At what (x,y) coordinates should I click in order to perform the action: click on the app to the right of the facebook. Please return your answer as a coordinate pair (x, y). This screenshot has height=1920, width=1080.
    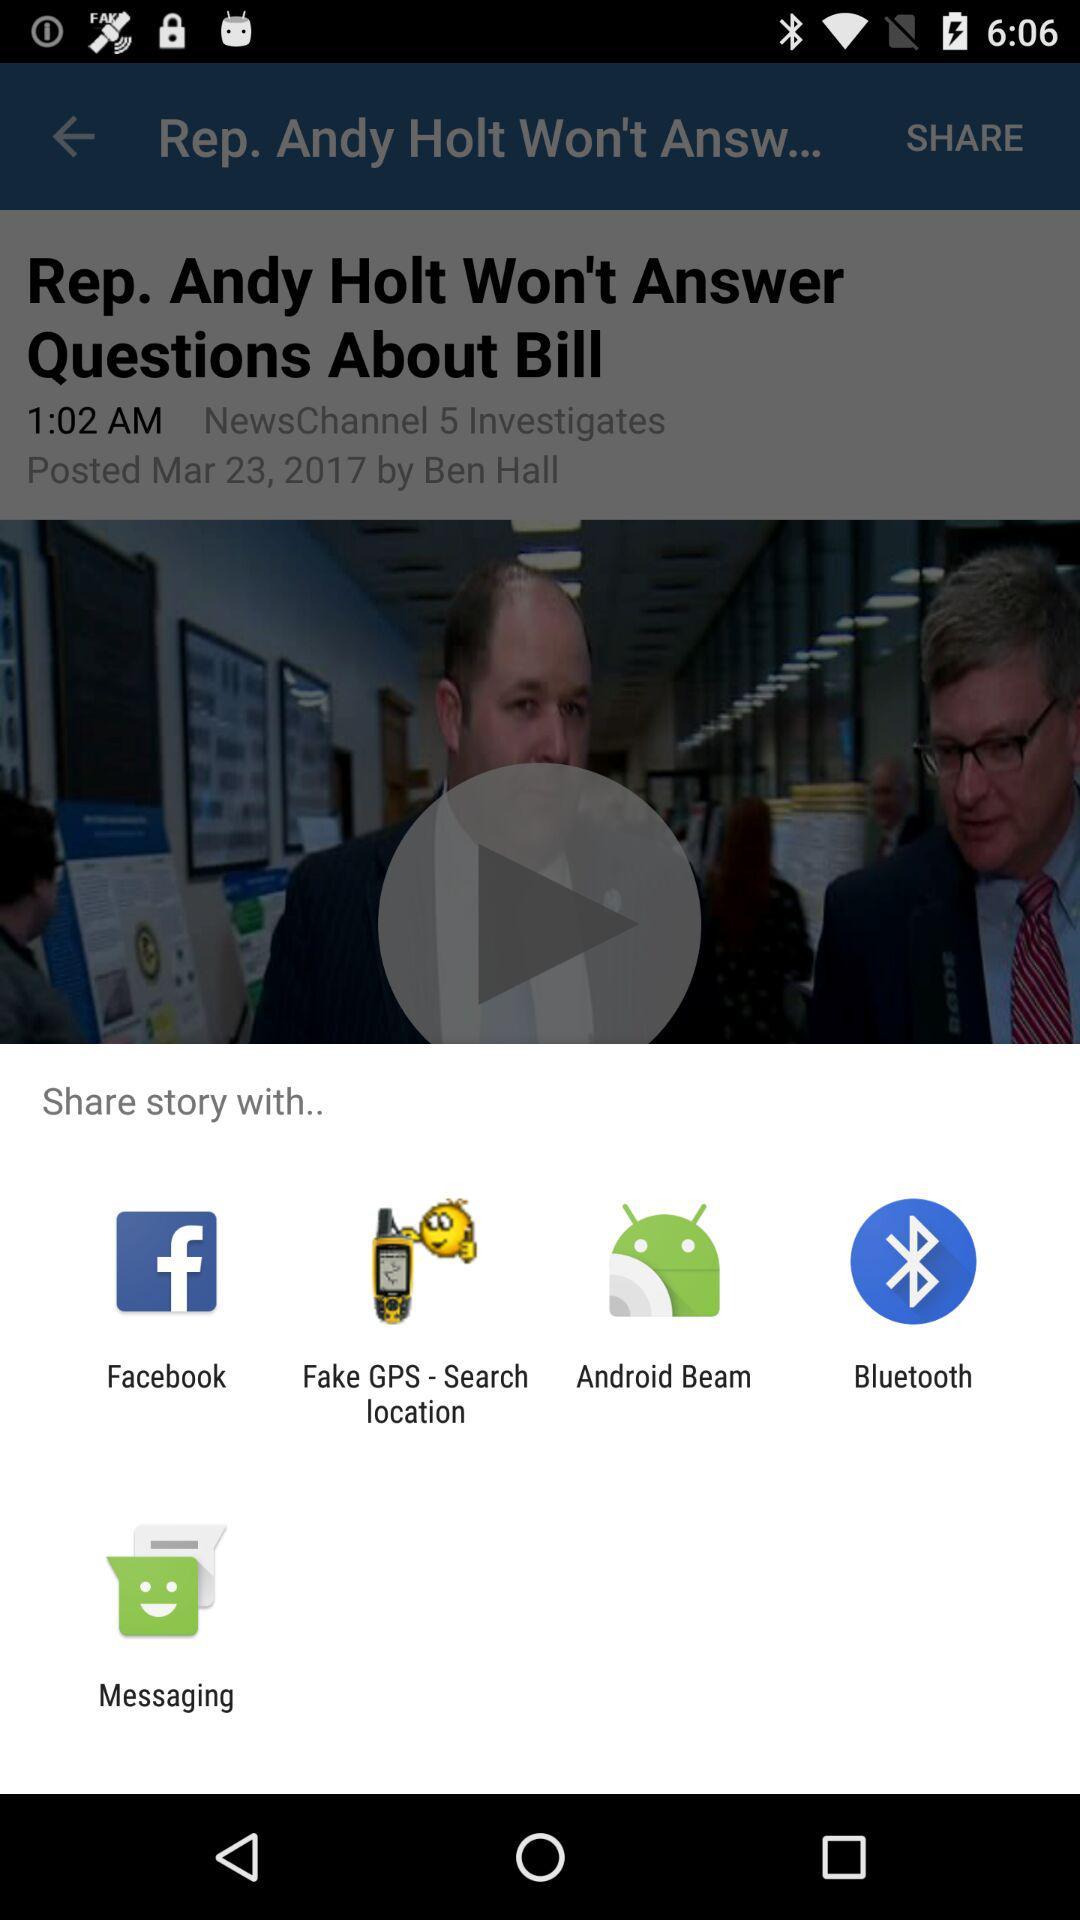
    Looking at the image, I should click on (414, 1392).